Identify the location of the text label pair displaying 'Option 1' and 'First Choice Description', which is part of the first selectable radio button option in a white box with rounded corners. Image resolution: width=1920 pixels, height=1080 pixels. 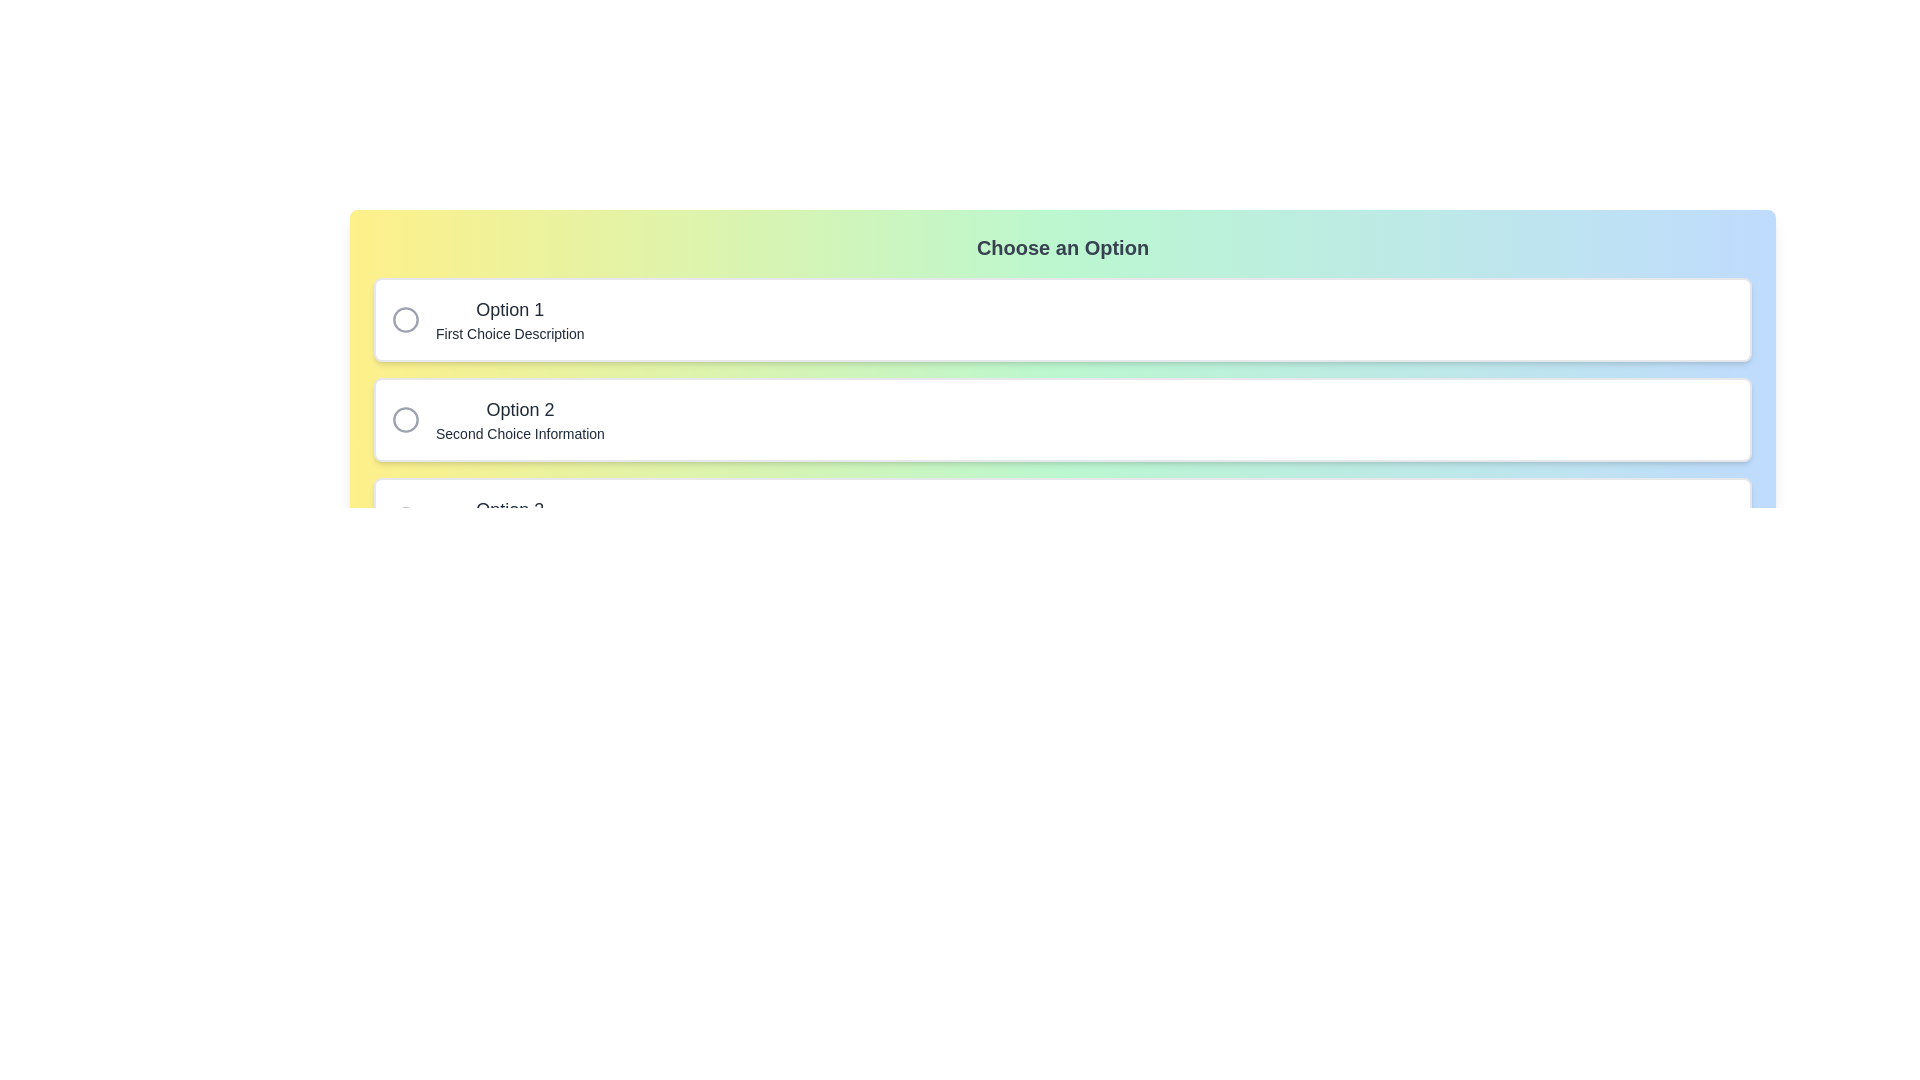
(510, 319).